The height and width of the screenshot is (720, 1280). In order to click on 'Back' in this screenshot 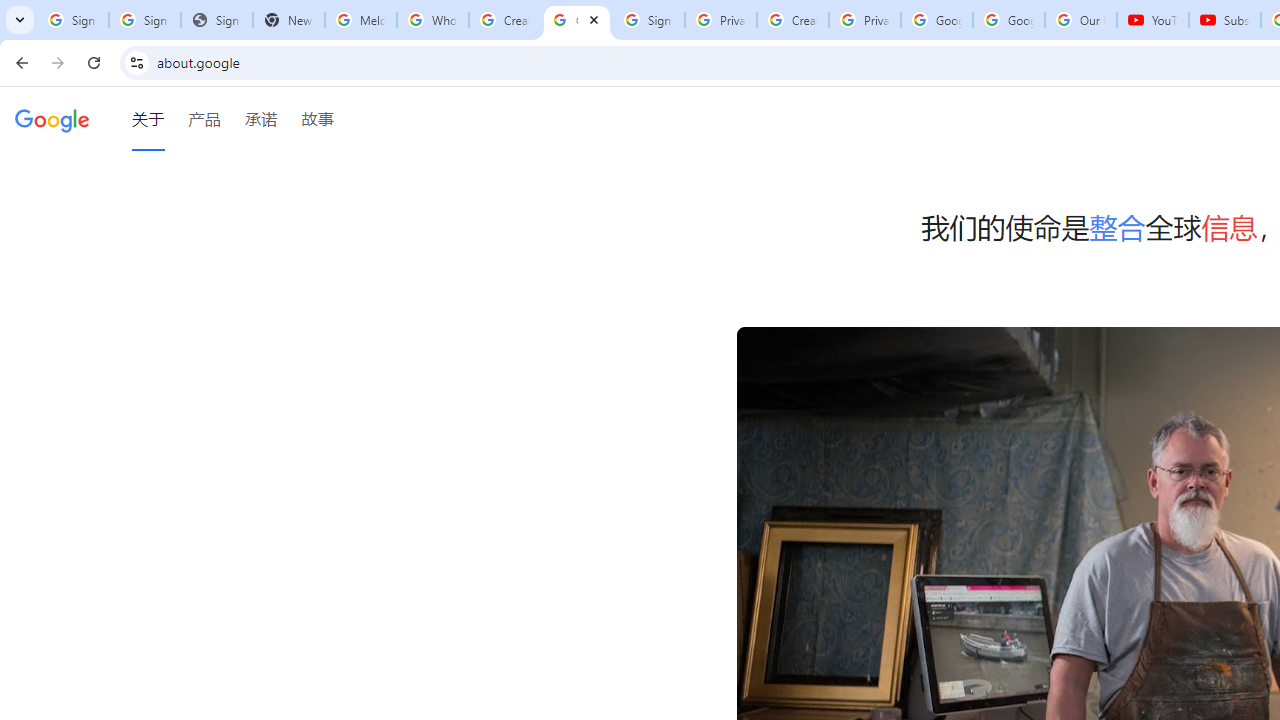, I will do `click(19, 61)`.